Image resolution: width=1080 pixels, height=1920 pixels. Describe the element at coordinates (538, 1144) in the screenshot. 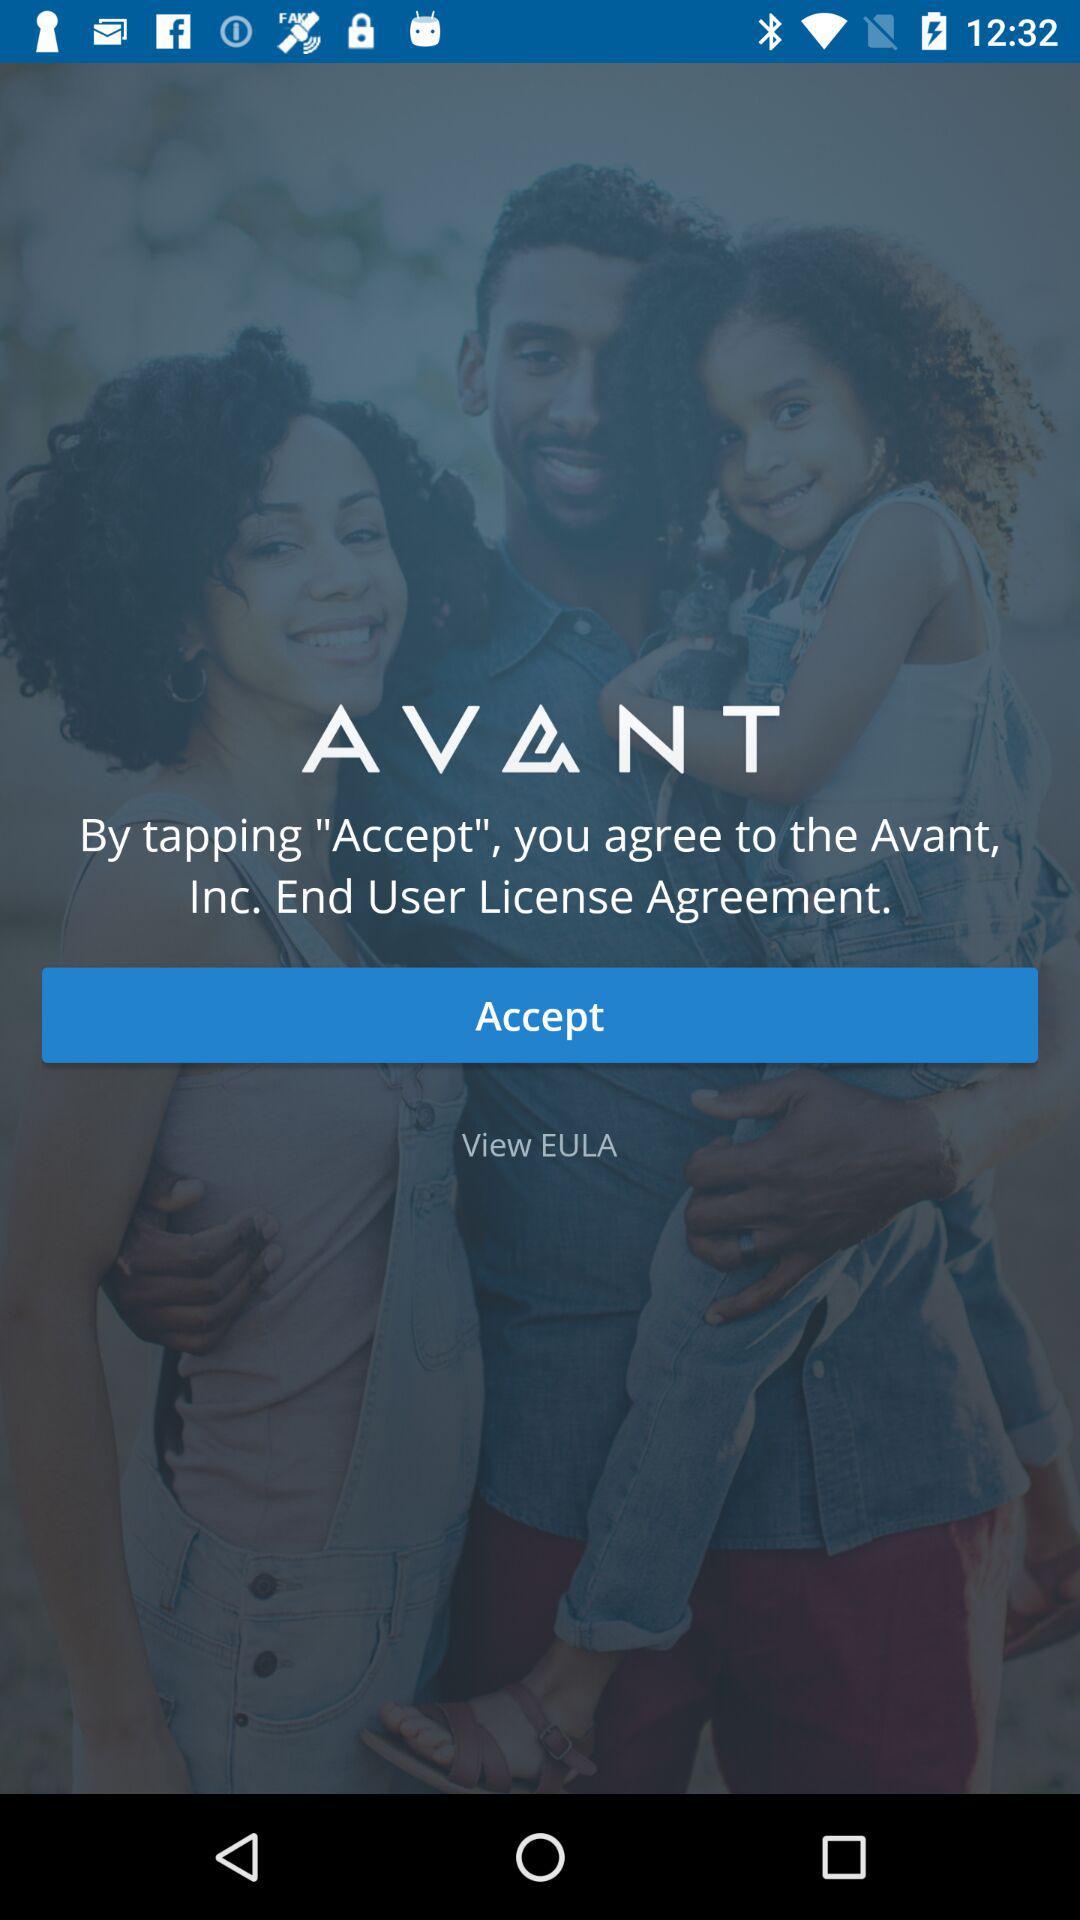

I see `the icon below accept` at that location.